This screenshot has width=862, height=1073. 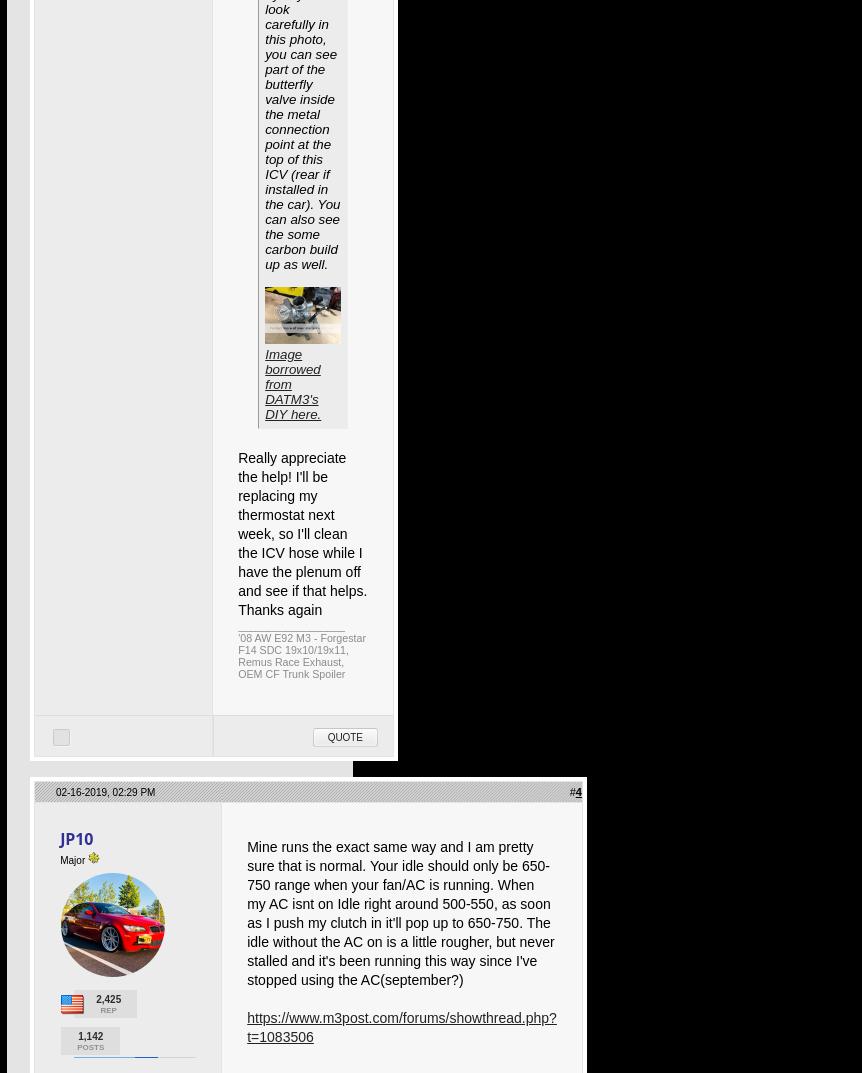 I want to click on '4', so click(x=575, y=791).